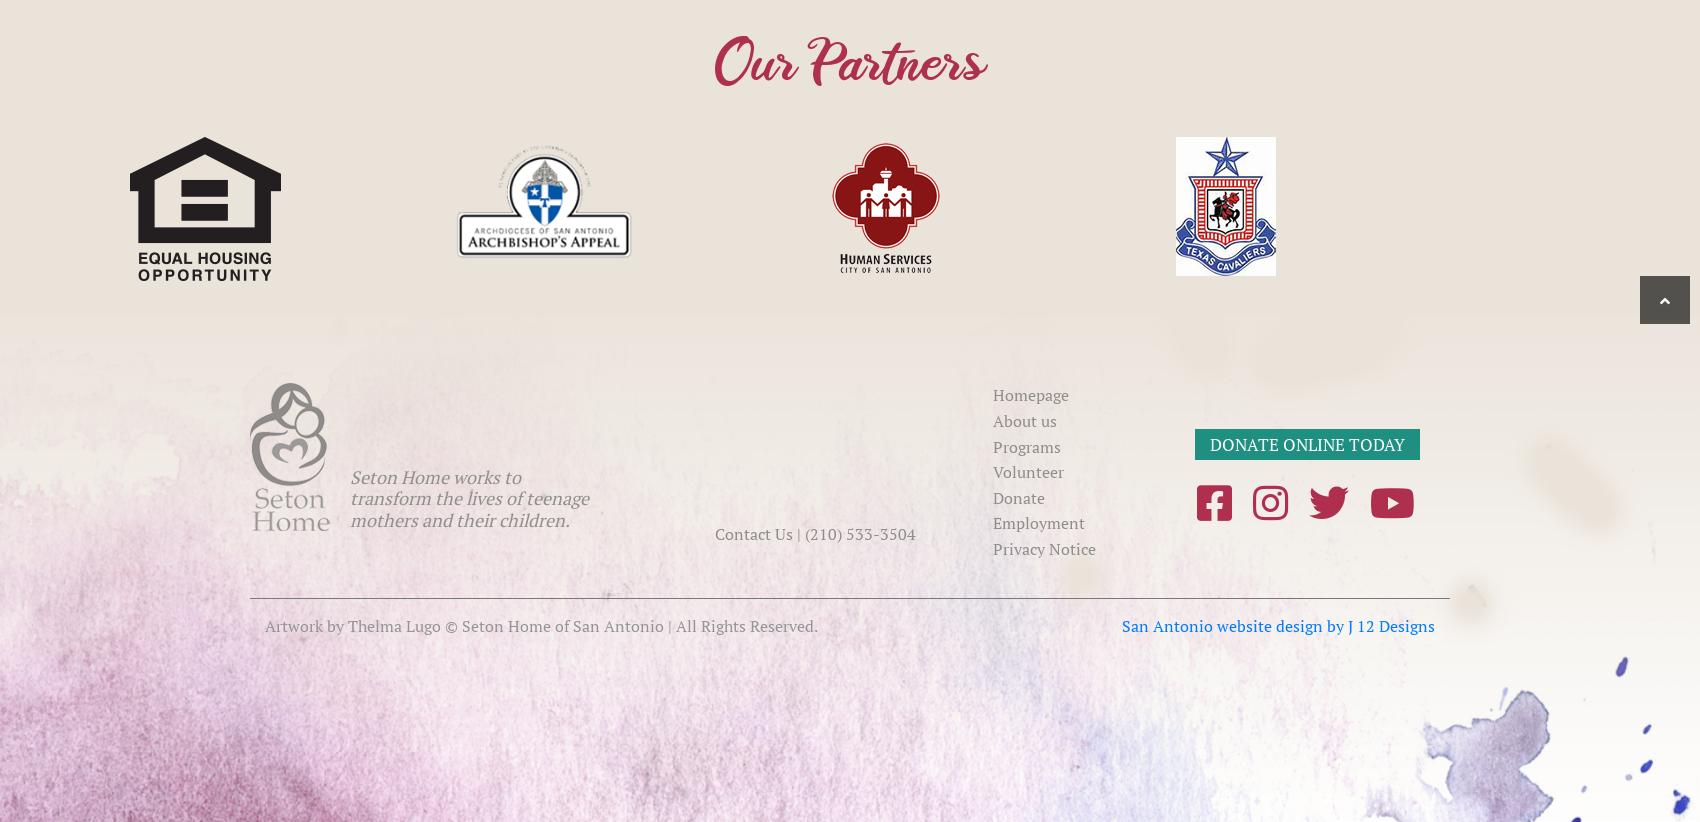  What do you see at coordinates (1278, 624) in the screenshot?
I see `'San Antonio website design by J 12 Designs'` at bounding box center [1278, 624].